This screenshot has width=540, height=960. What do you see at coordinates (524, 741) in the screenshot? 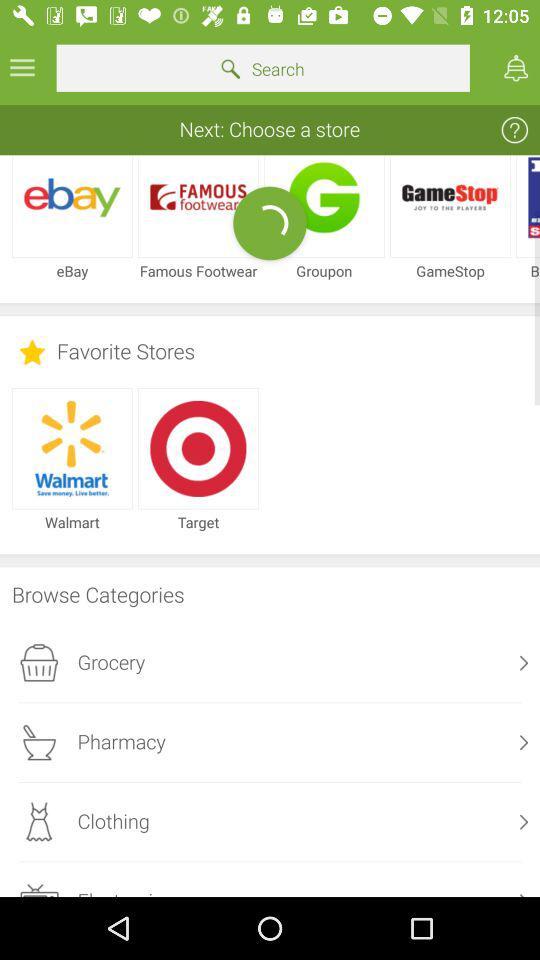
I see `arrow symbol beside pharmacy` at bounding box center [524, 741].